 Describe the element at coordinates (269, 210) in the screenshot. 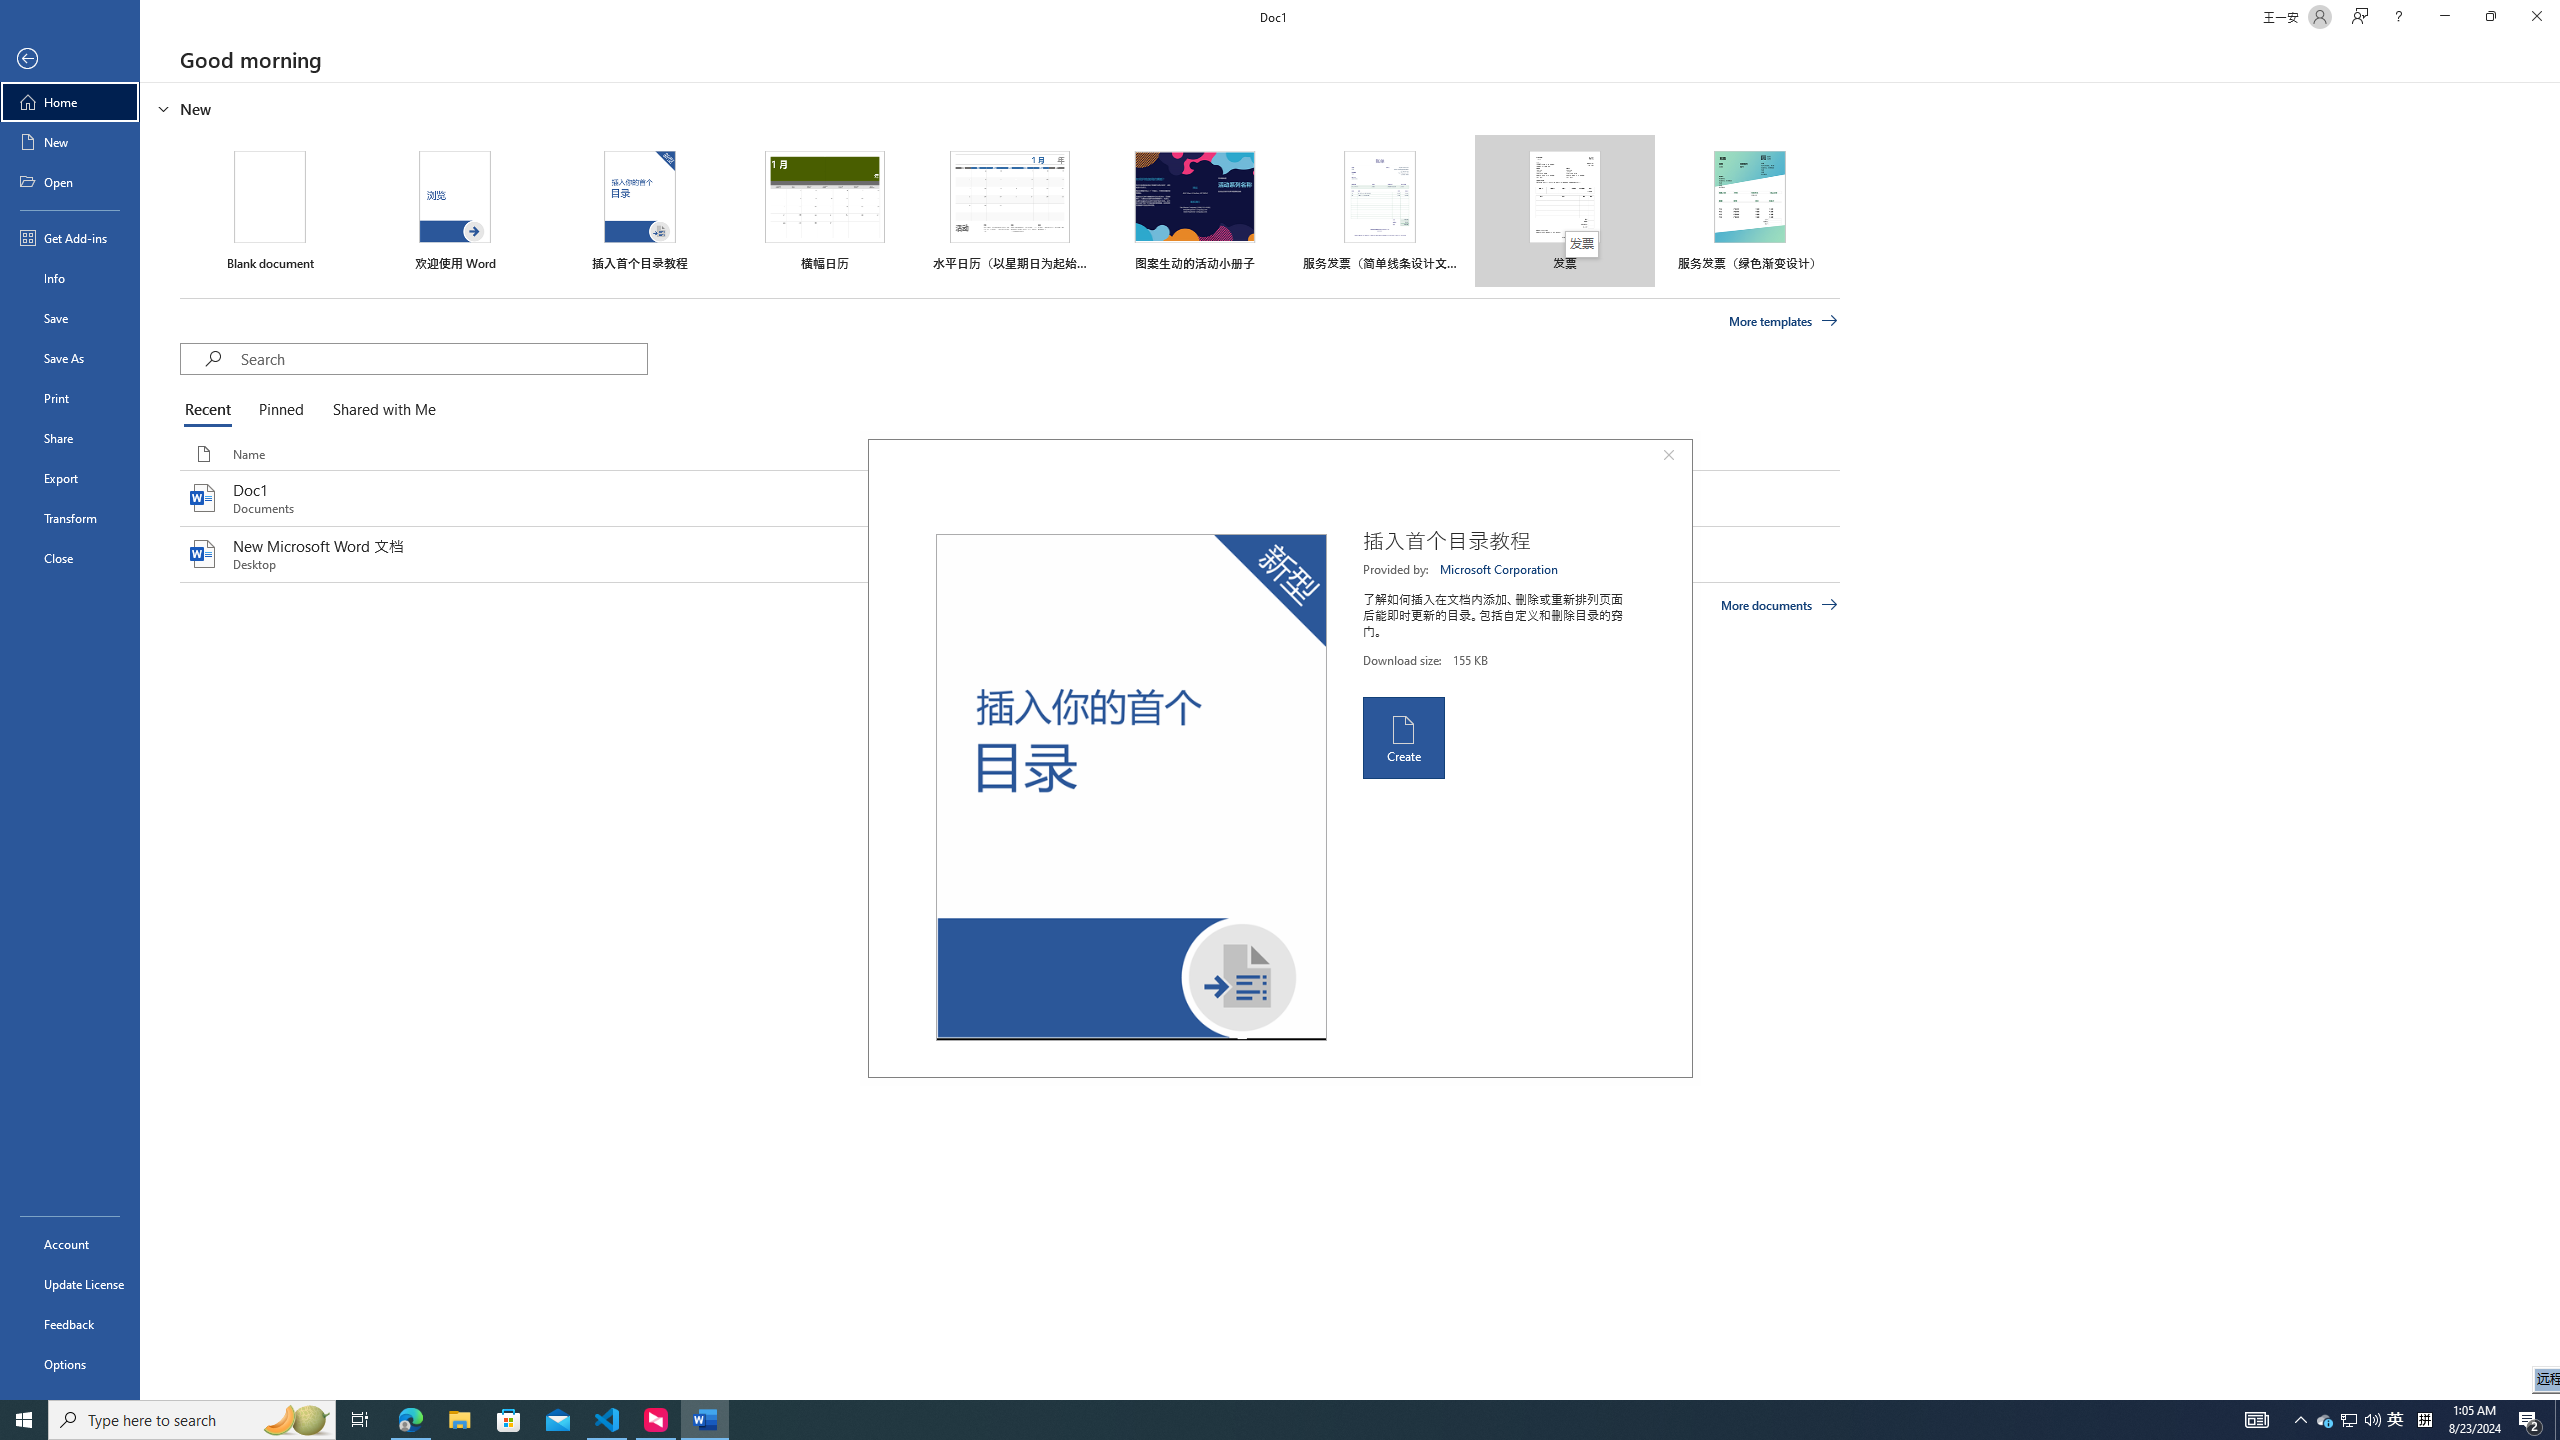

I see `'Blank document'` at that location.